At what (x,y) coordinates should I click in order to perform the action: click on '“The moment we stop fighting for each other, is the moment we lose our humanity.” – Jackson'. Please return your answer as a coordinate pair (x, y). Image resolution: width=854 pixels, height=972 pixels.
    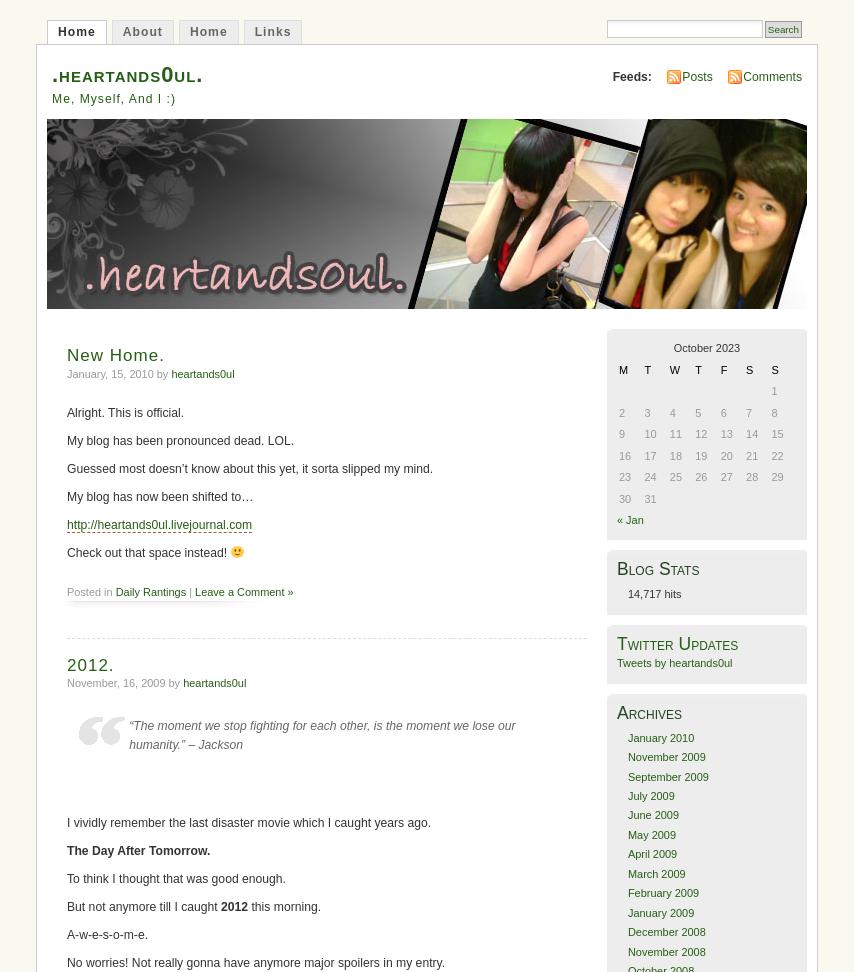
    Looking at the image, I should click on (320, 735).